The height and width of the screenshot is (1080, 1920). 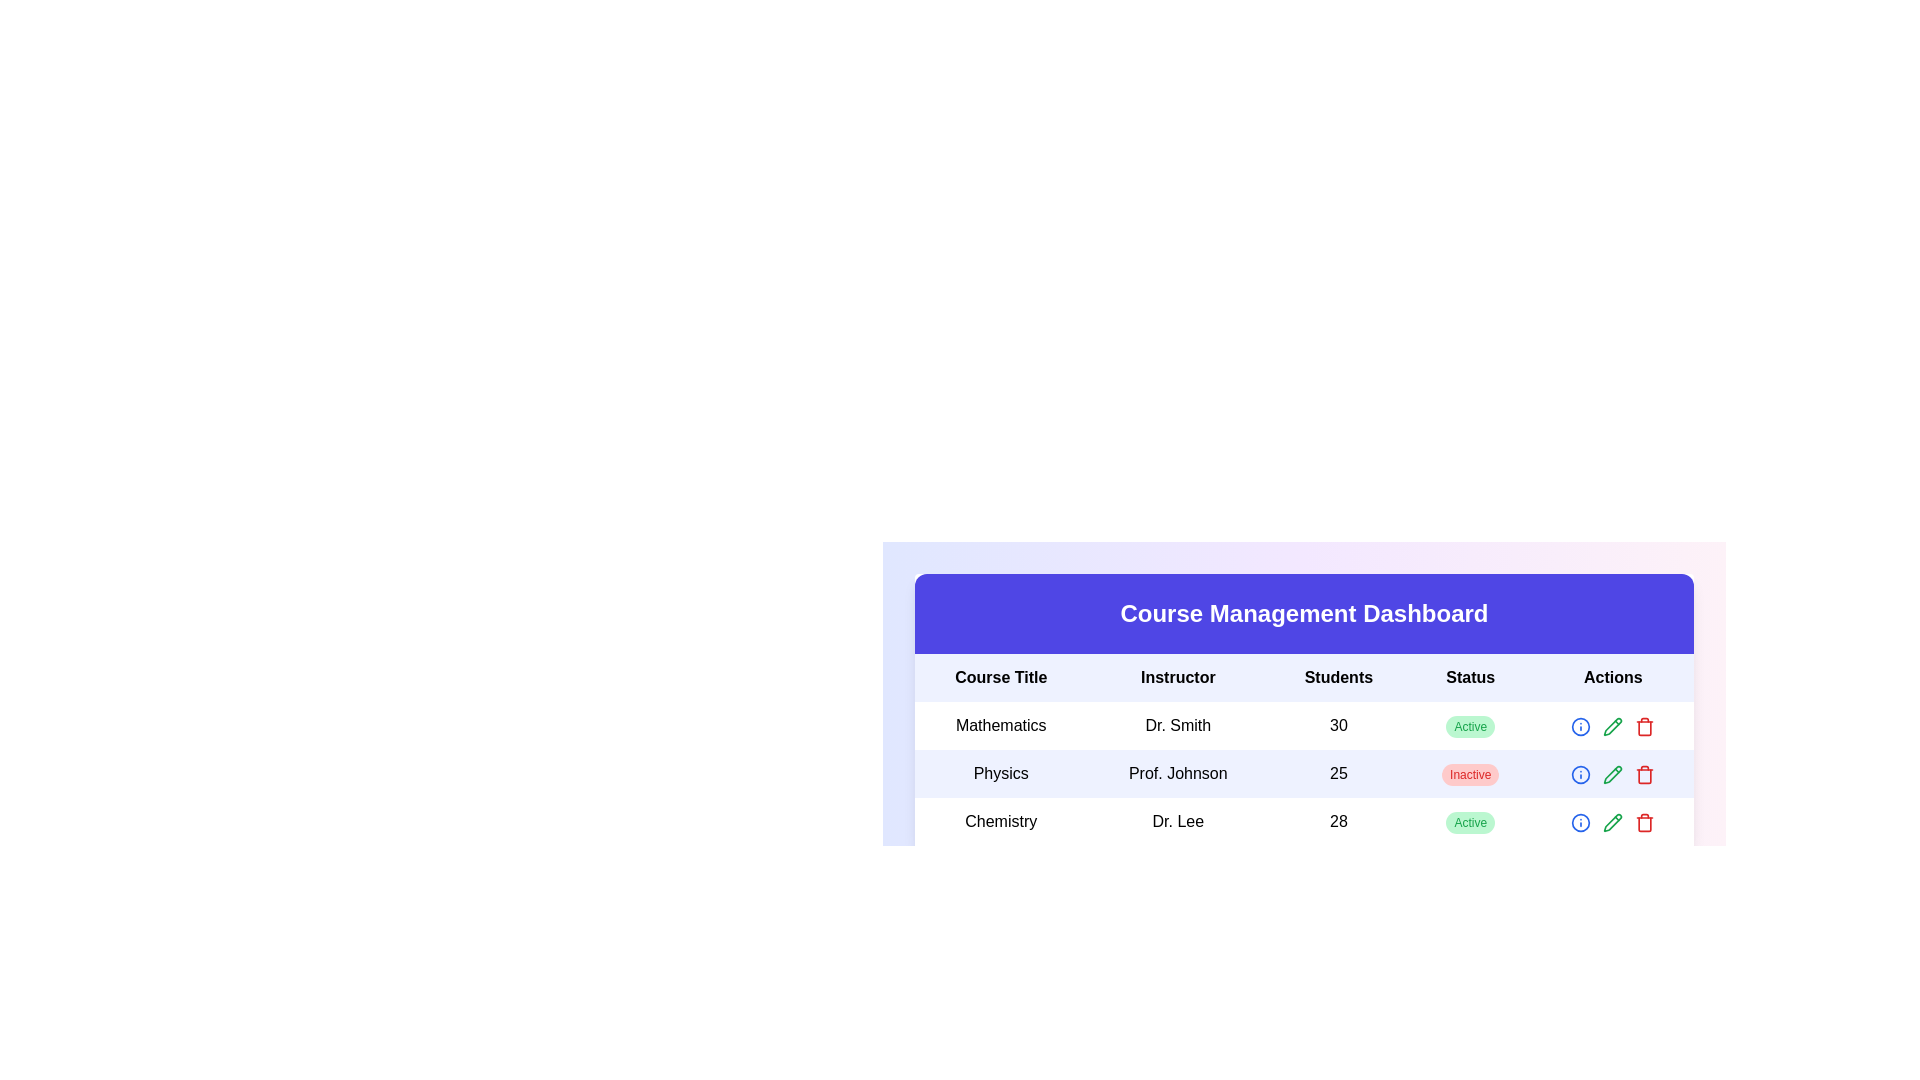 I want to click on the third cell in the 'Physics' row of the table, so click(x=1338, y=773).